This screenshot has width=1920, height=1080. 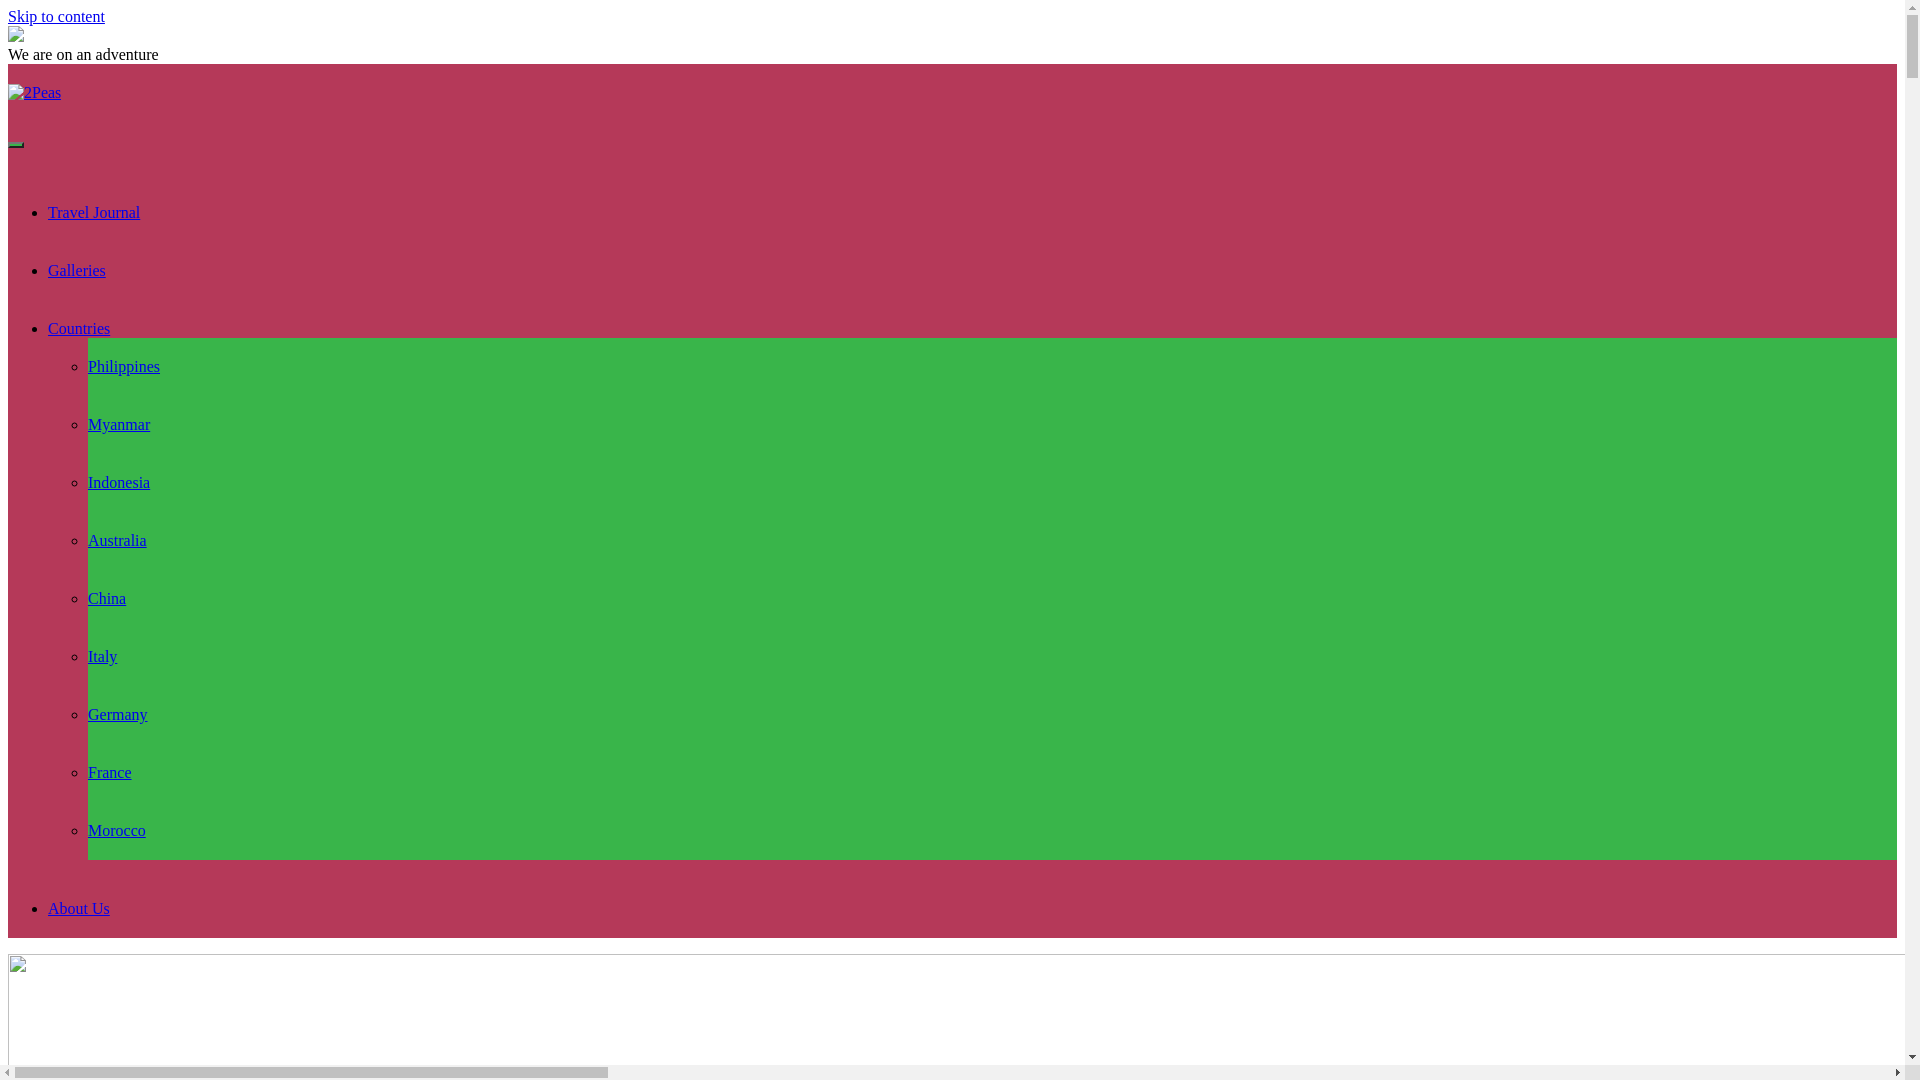 What do you see at coordinates (93, 212) in the screenshot?
I see `'Travel Journal'` at bounding box center [93, 212].